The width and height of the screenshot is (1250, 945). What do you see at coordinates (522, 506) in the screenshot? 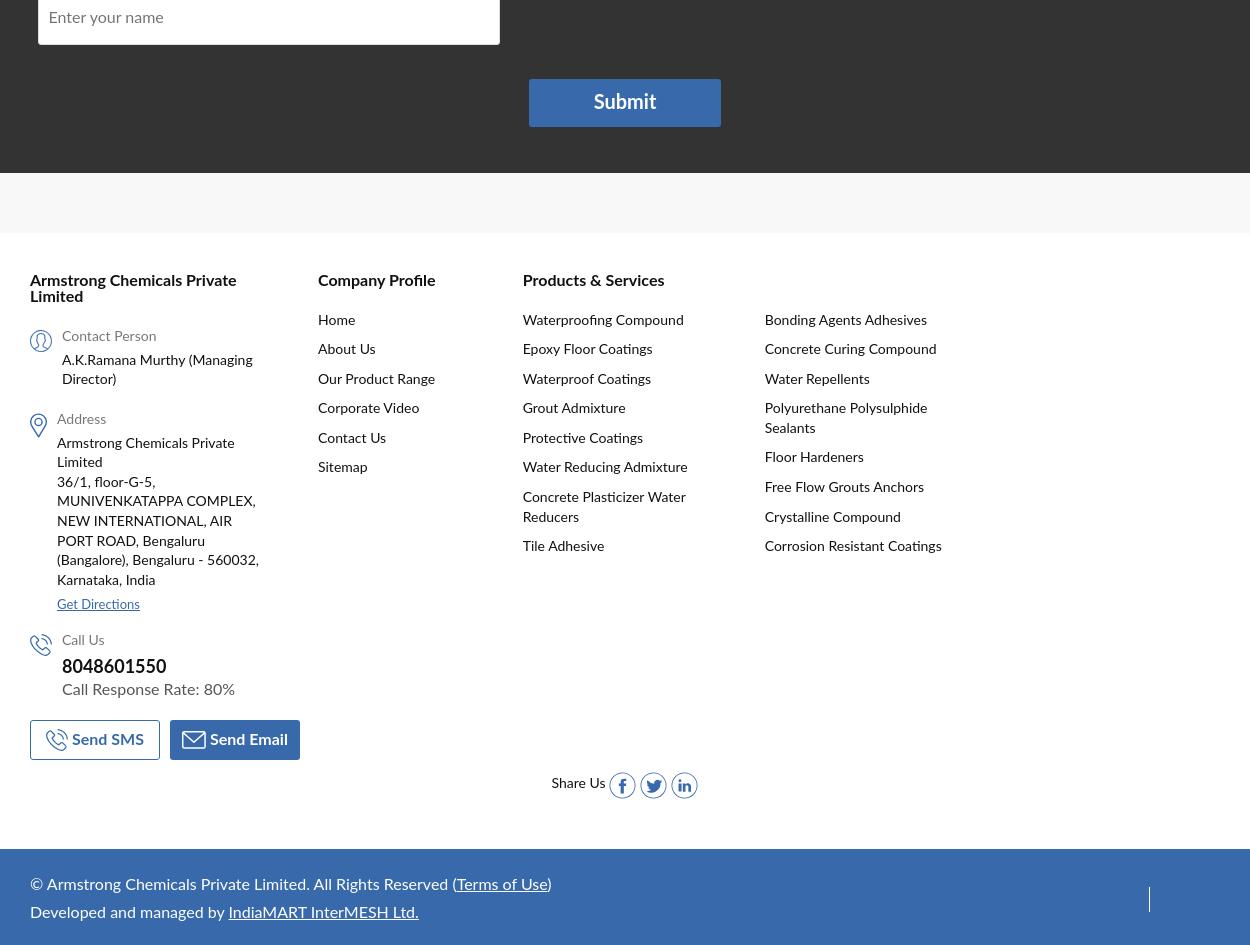
I see `'Concrete Plasticizer Water Reducers'` at bounding box center [522, 506].